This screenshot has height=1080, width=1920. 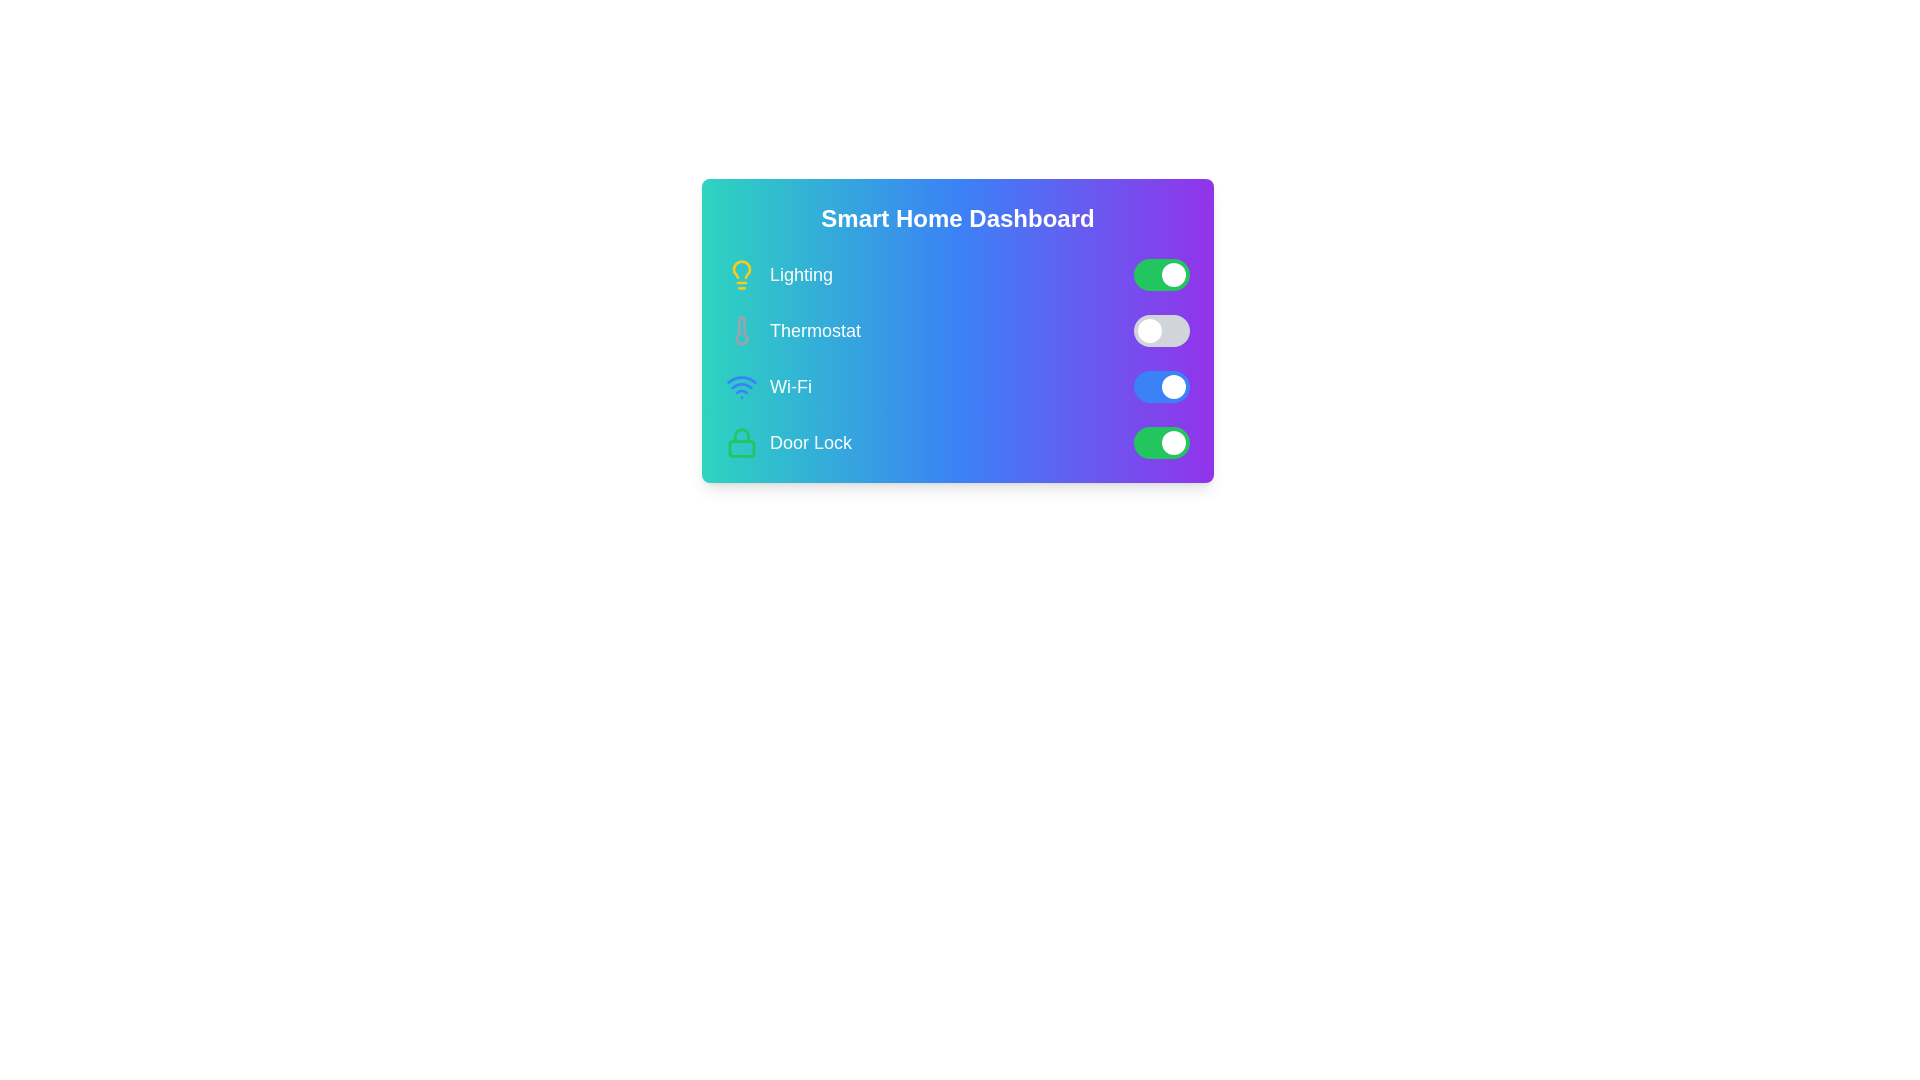 I want to click on the small circular toggle indicator for the 'Door Lock' feature, which is styled with a white color and is the rightmost part of the toggle switch component, so click(x=1174, y=442).